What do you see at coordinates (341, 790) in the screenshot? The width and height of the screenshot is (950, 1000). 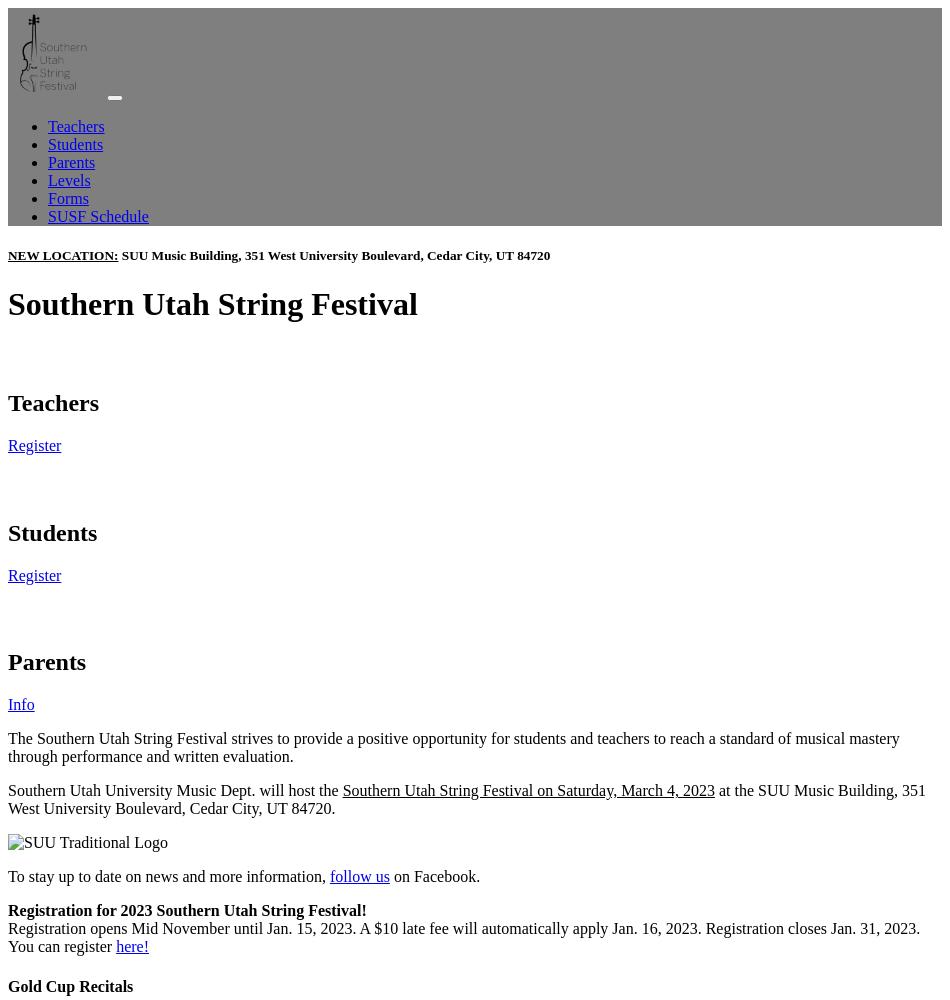 I see `'Southern Utah String Festival on Saturday, March 4, 2023'` at bounding box center [341, 790].